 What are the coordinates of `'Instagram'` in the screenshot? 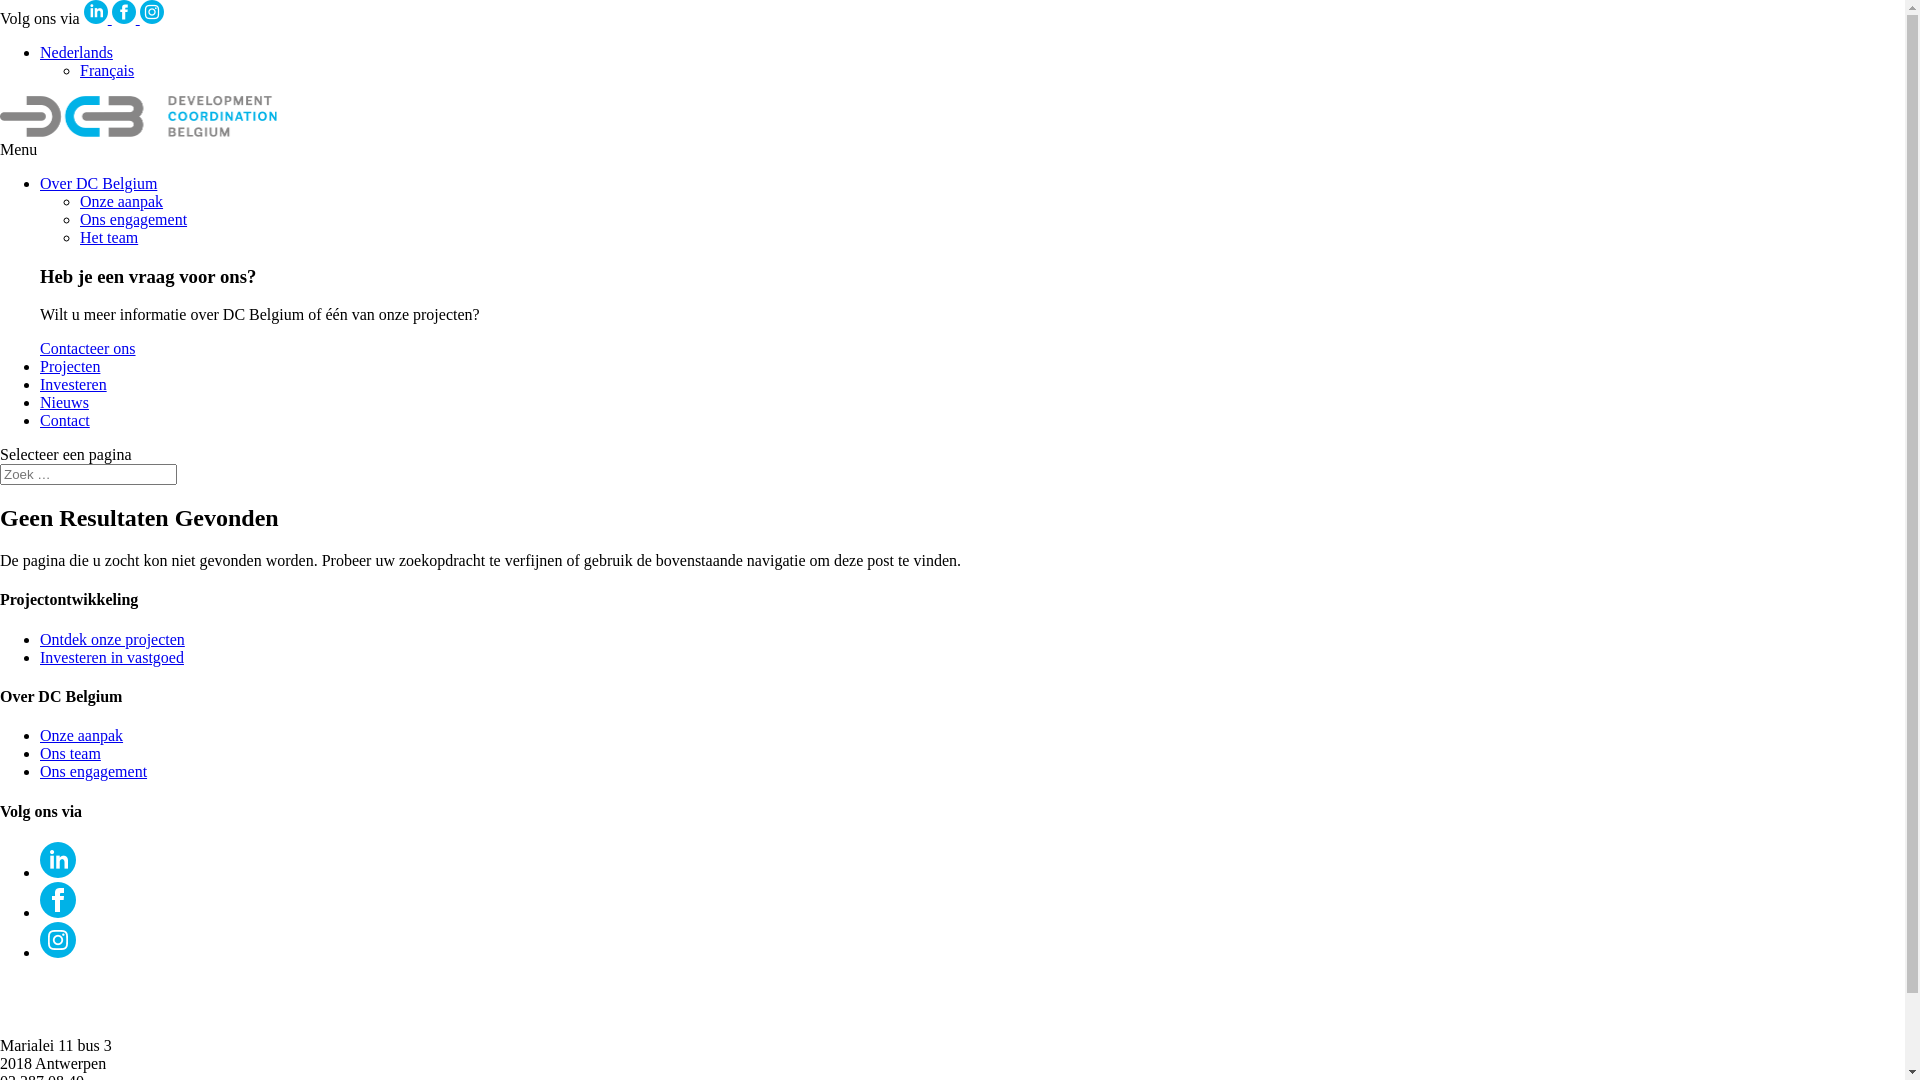 It's located at (57, 940).